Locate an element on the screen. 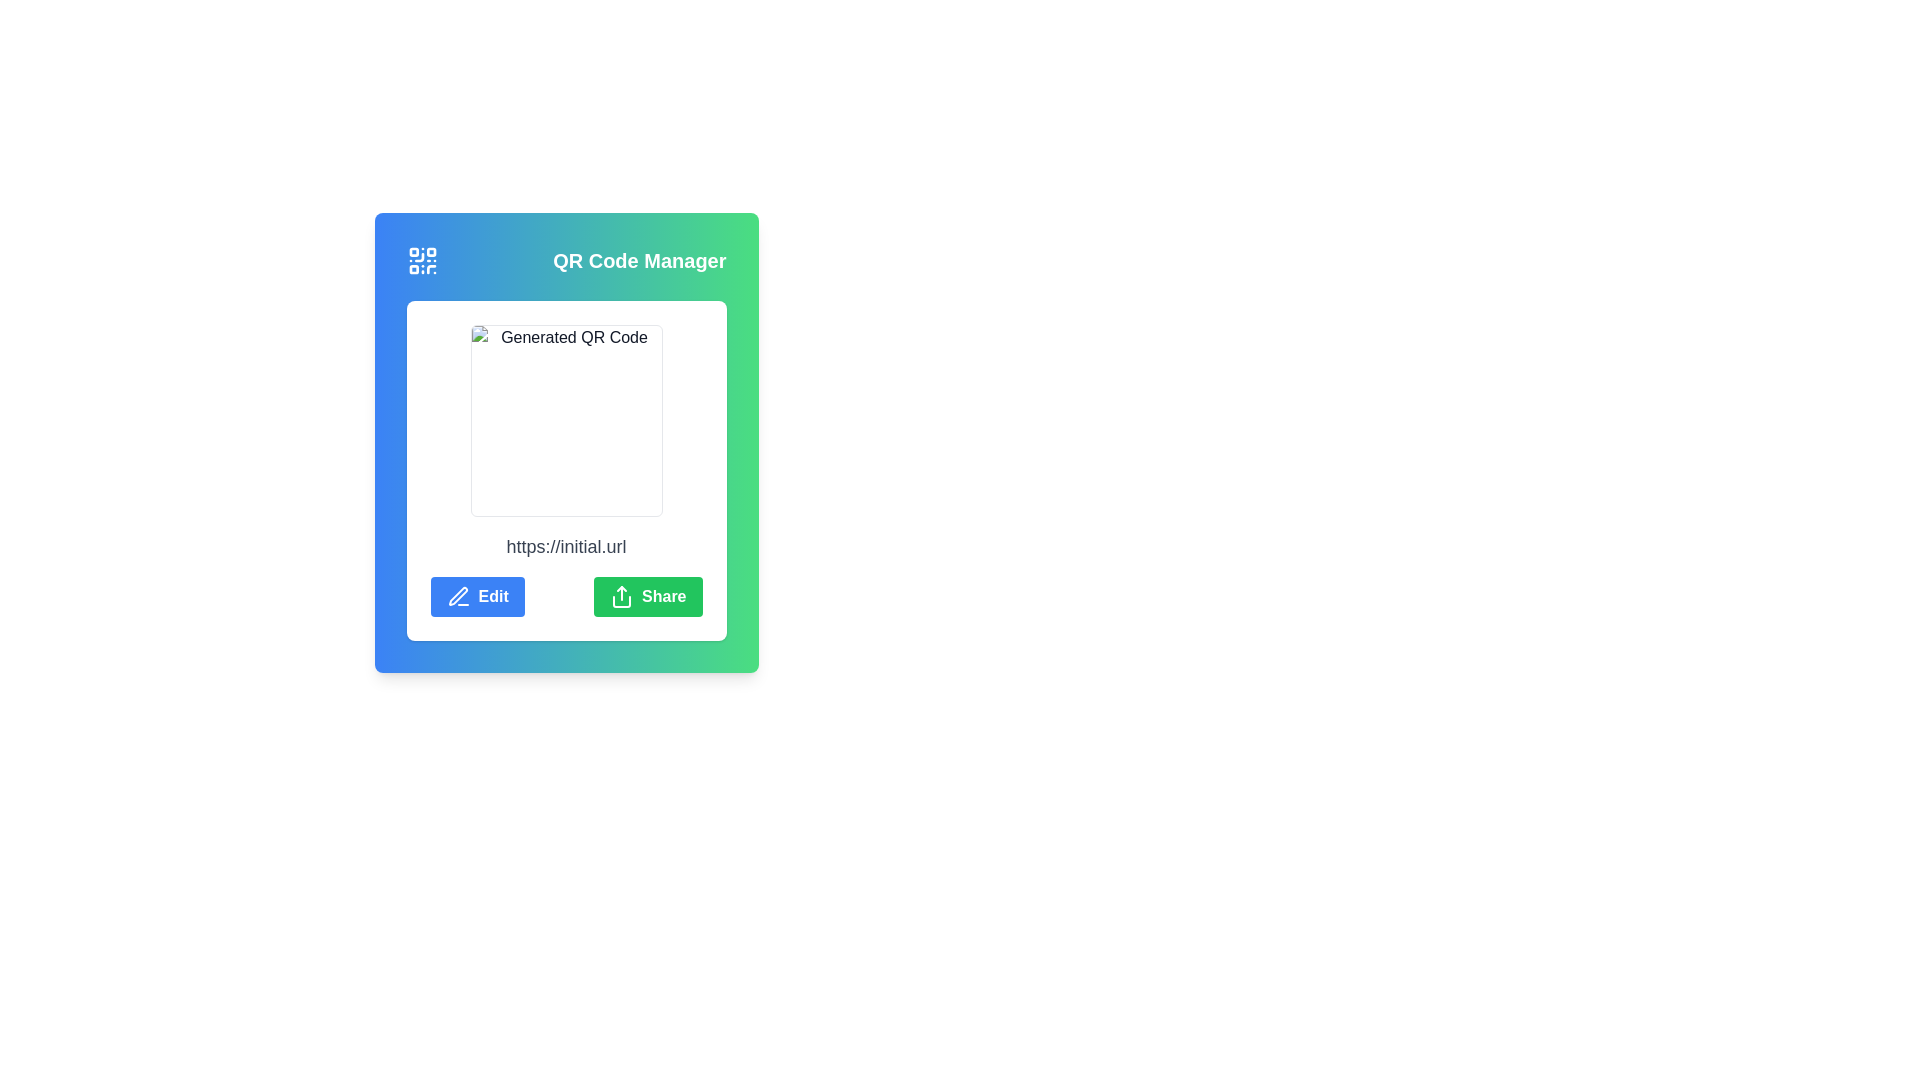 The height and width of the screenshot is (1080, 1920). the Text Display element that shows the URL 'https://initial.url', centrally aligned in light gray font, located within a card section at the bottom middle of the UI is located at coordinates (565, 547).